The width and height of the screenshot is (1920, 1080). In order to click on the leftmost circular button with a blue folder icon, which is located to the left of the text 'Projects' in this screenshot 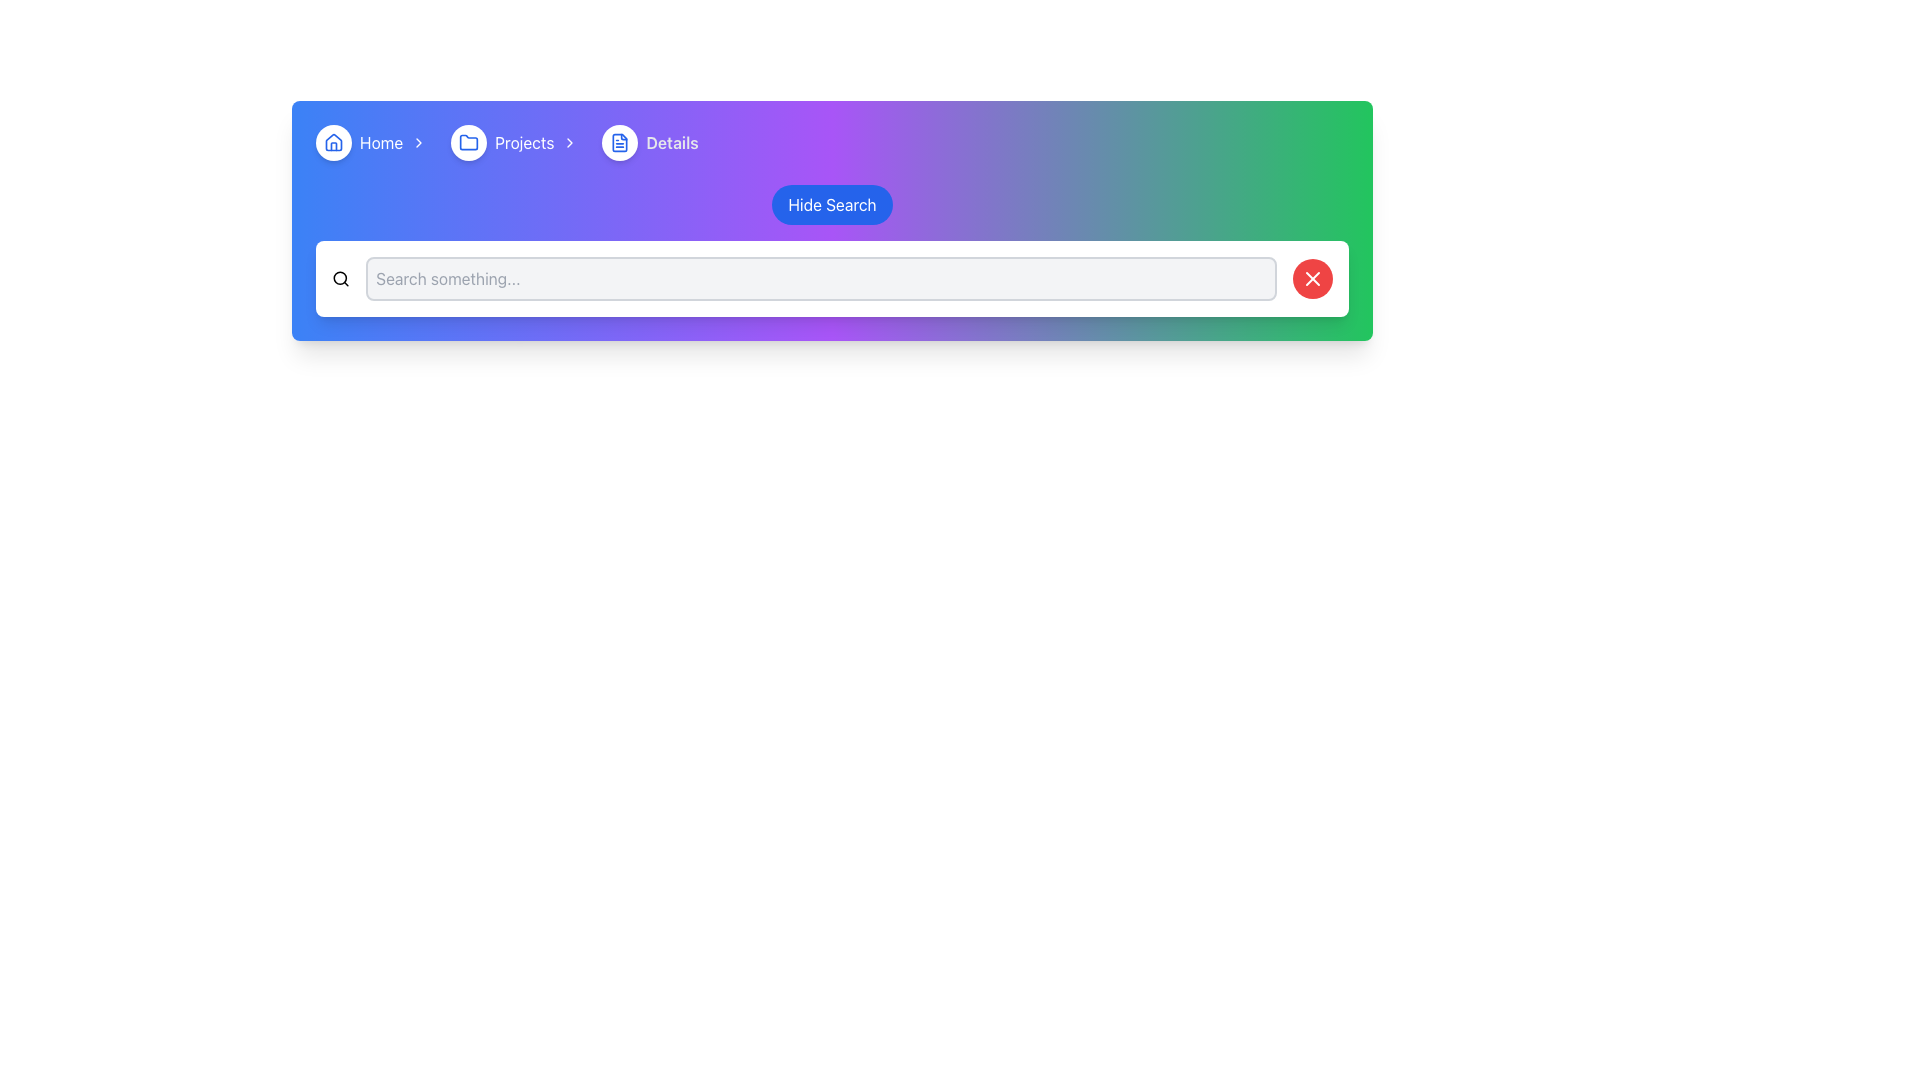, I will do `click(468, 141)`.